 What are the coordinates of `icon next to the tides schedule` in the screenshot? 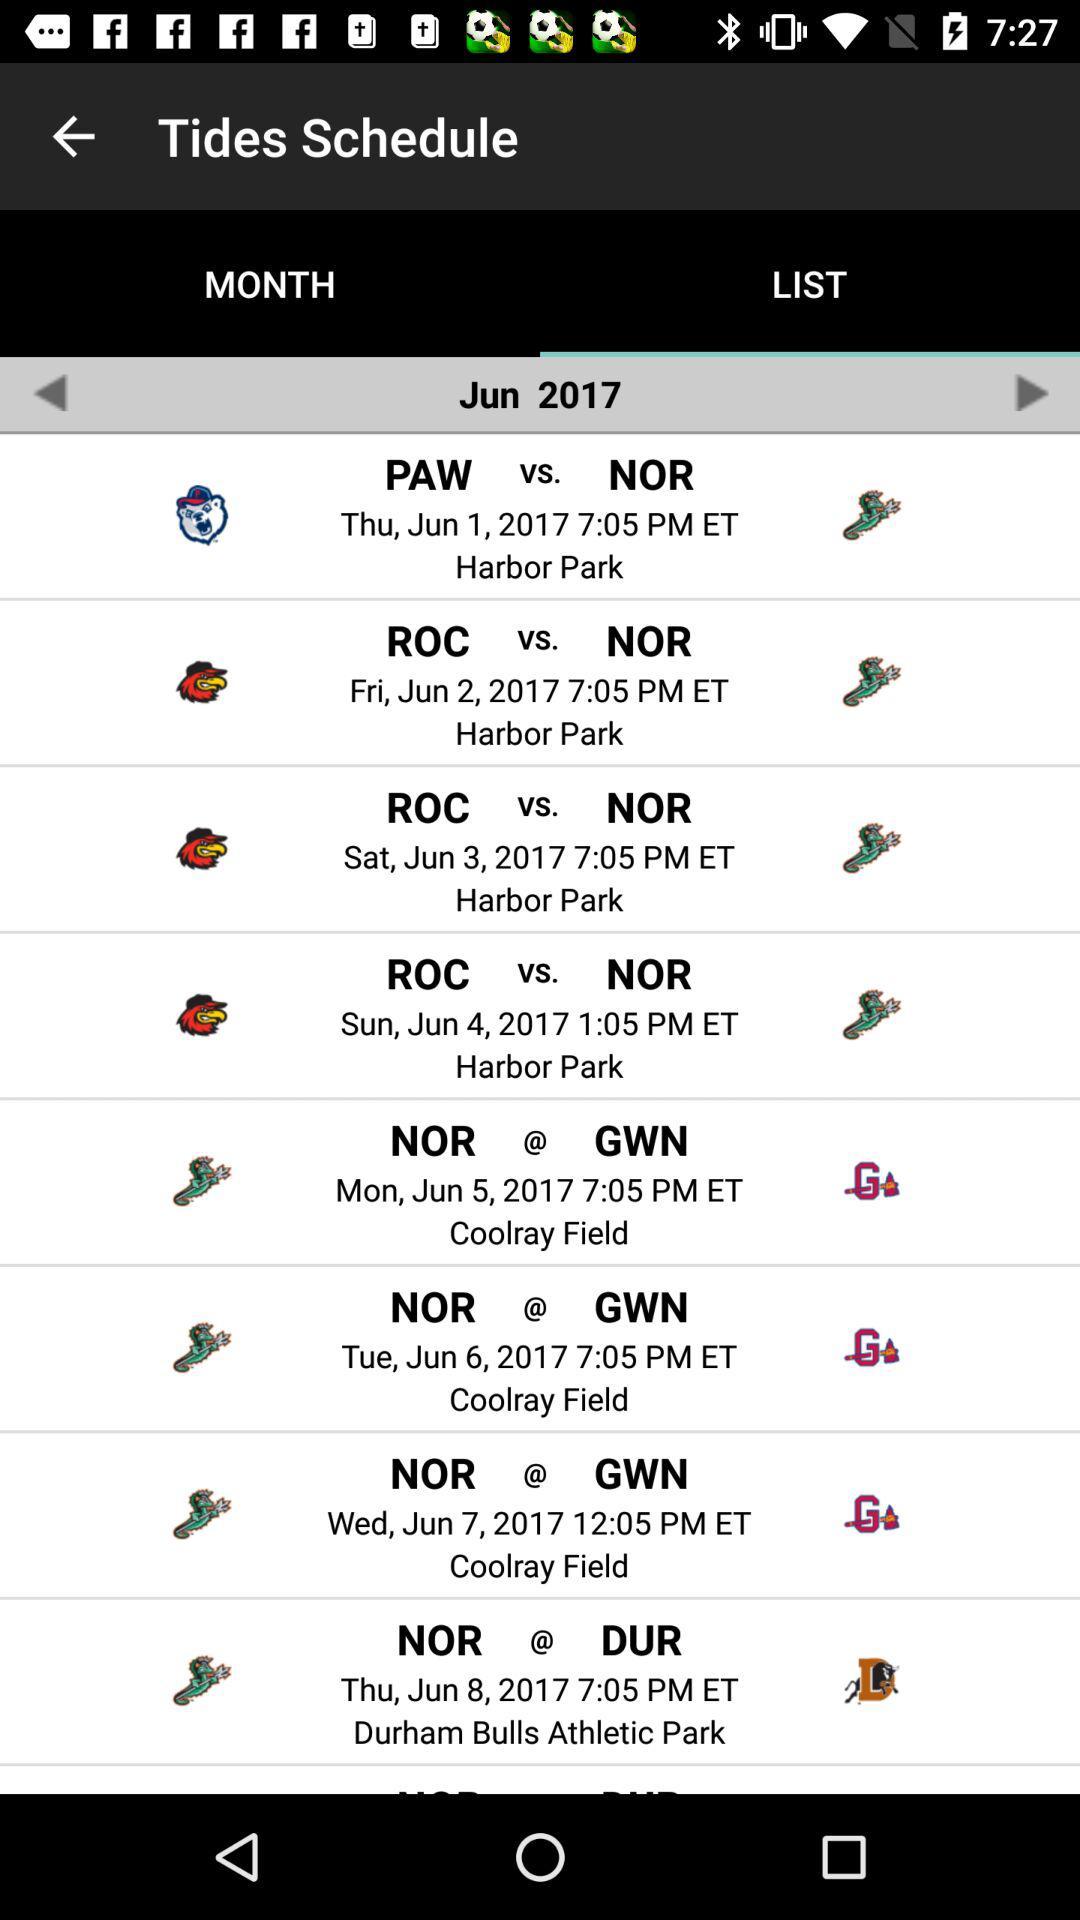 It's located at (72, 135).